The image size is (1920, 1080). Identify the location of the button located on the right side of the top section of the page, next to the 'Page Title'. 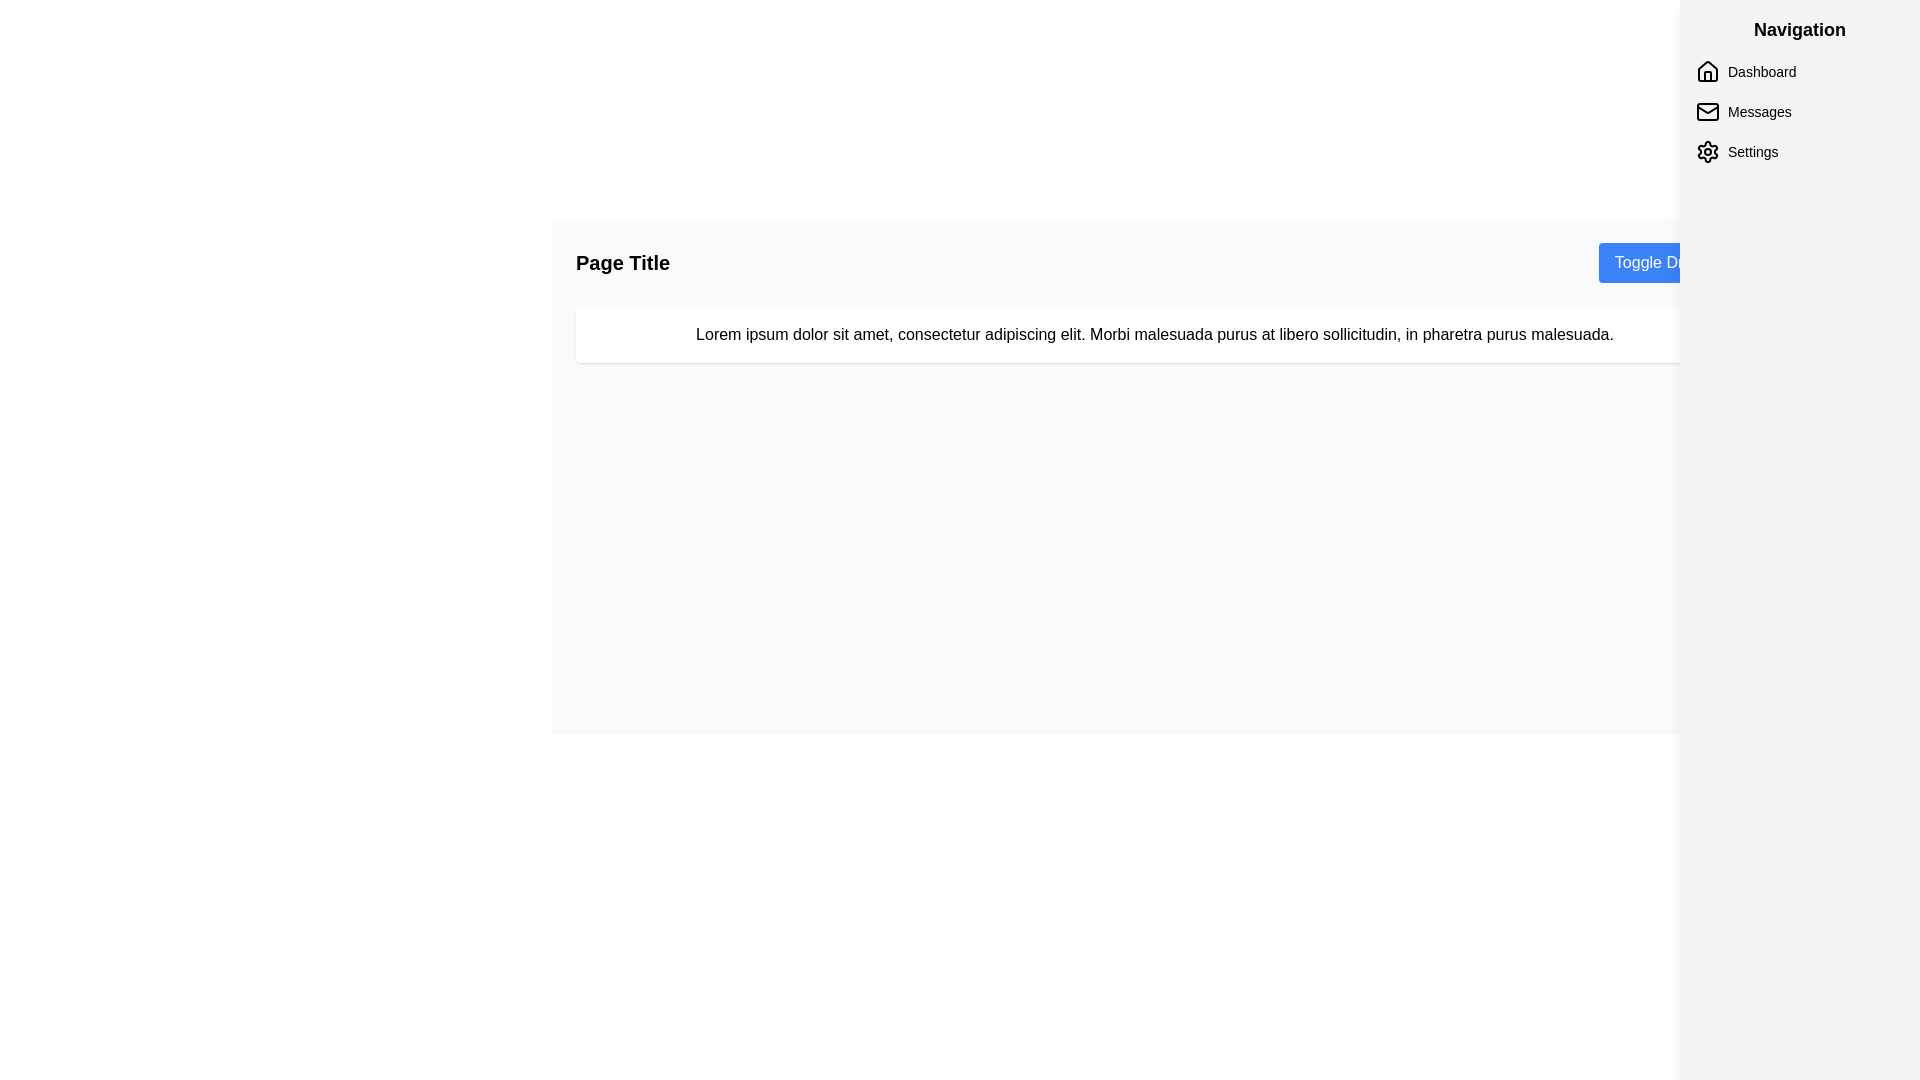
(1666, 261).